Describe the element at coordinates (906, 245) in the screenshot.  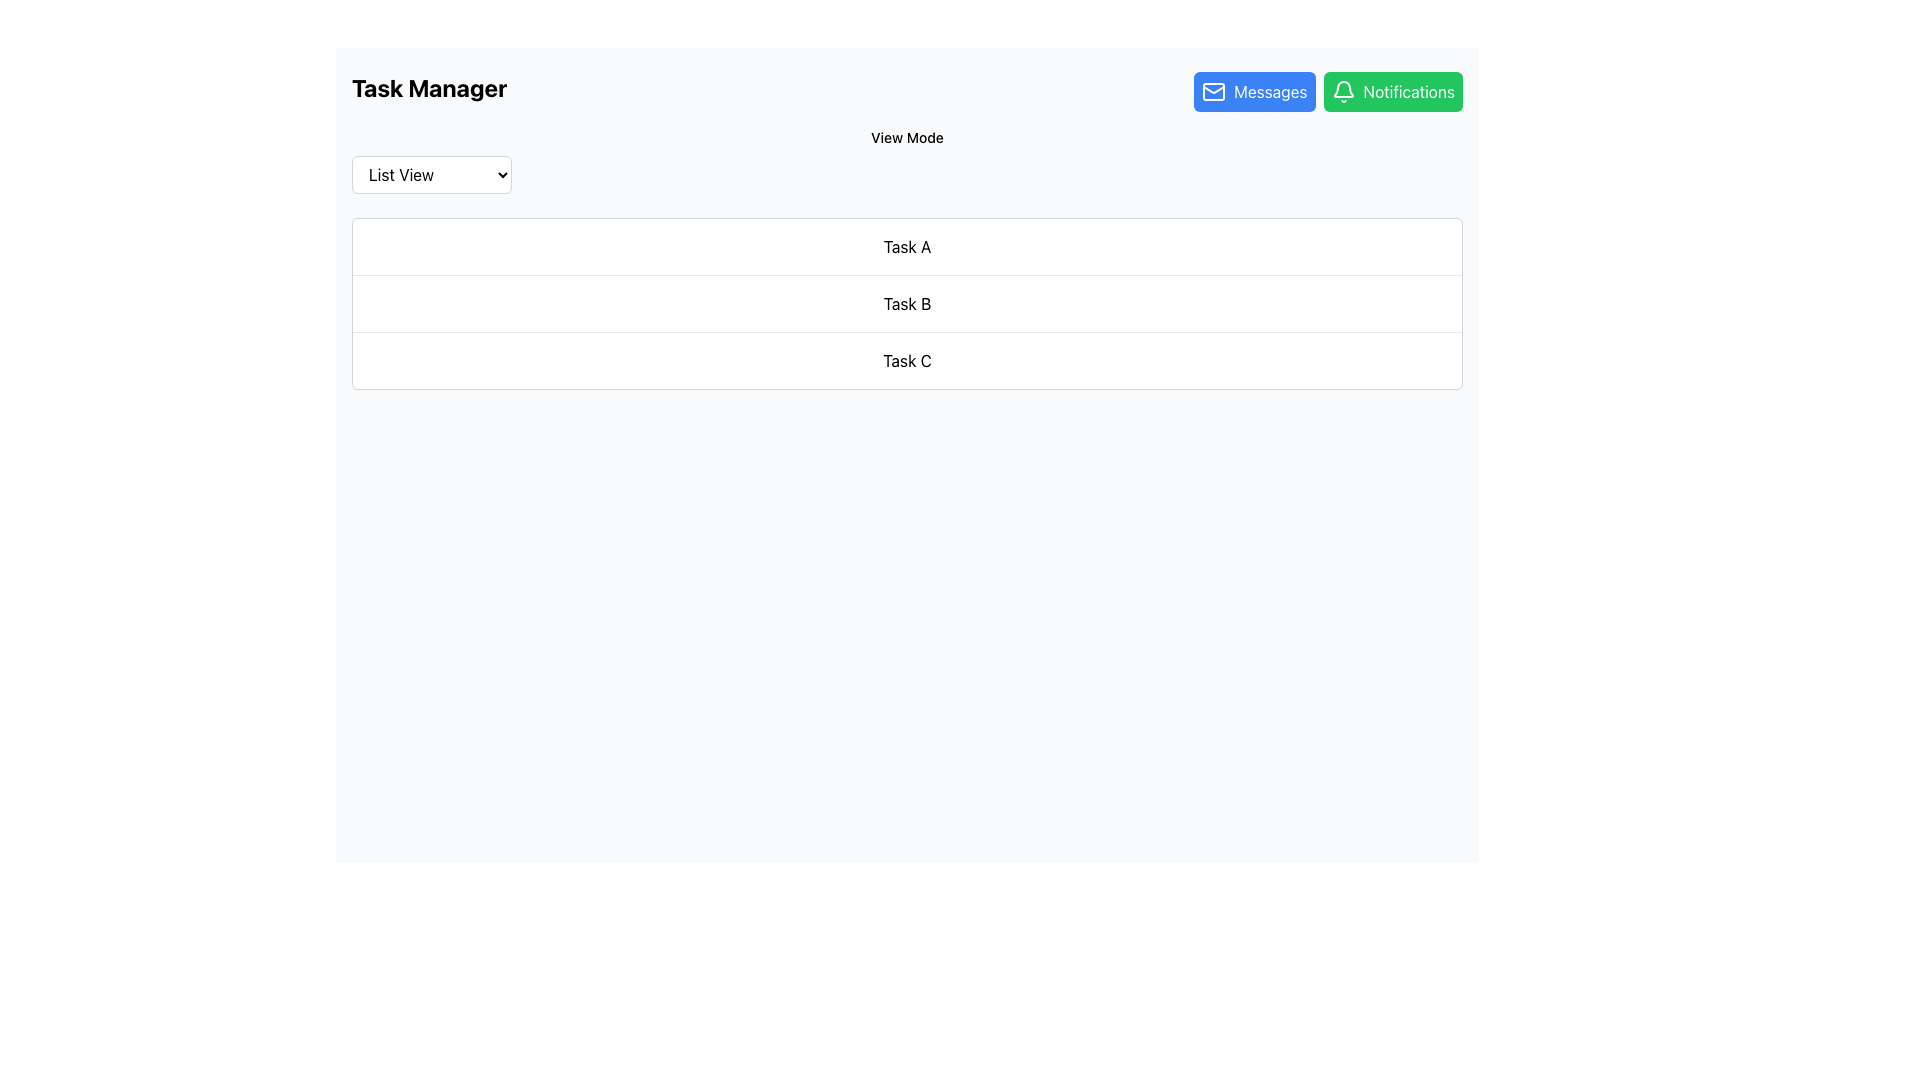
I see `the text display element labeled 'Task A', which is the first item in the list of tasks` at that location.